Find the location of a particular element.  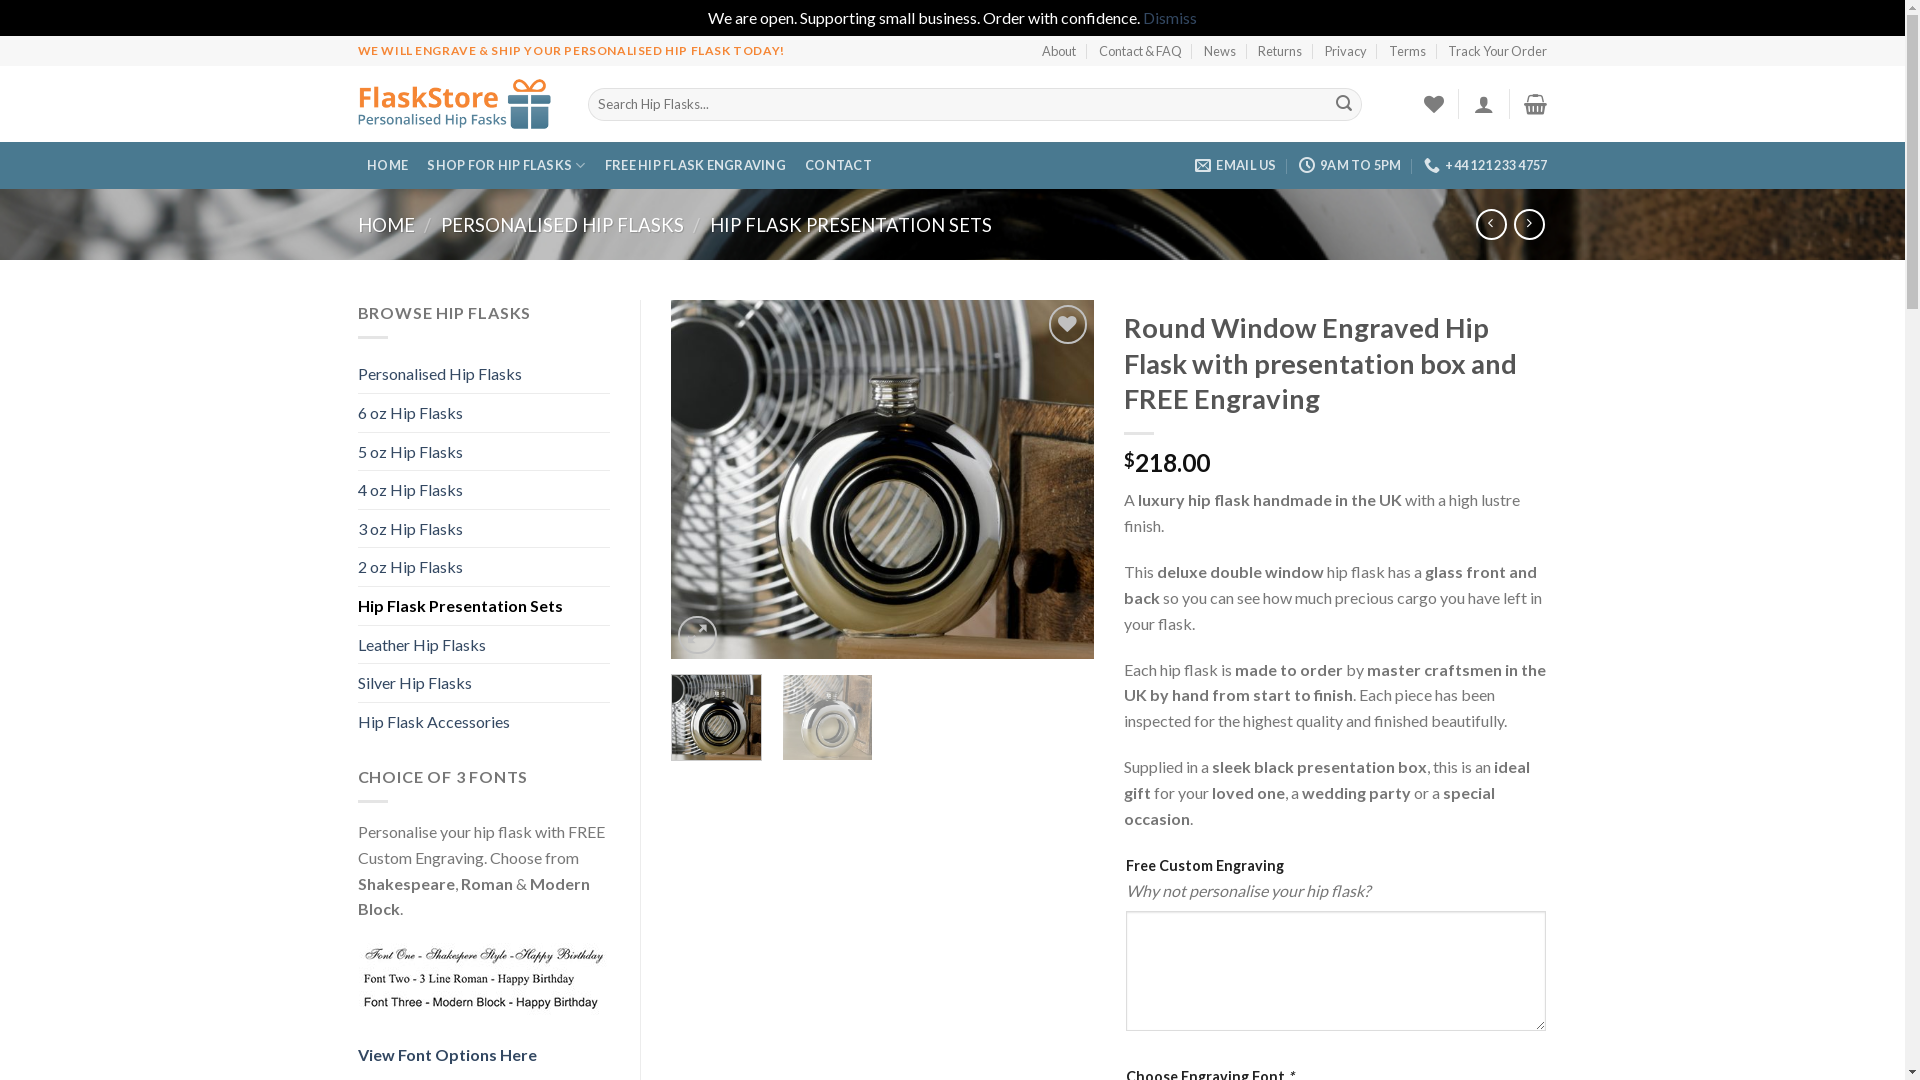

'Silver Hip Flasks' is located at coordinates (484, 681).